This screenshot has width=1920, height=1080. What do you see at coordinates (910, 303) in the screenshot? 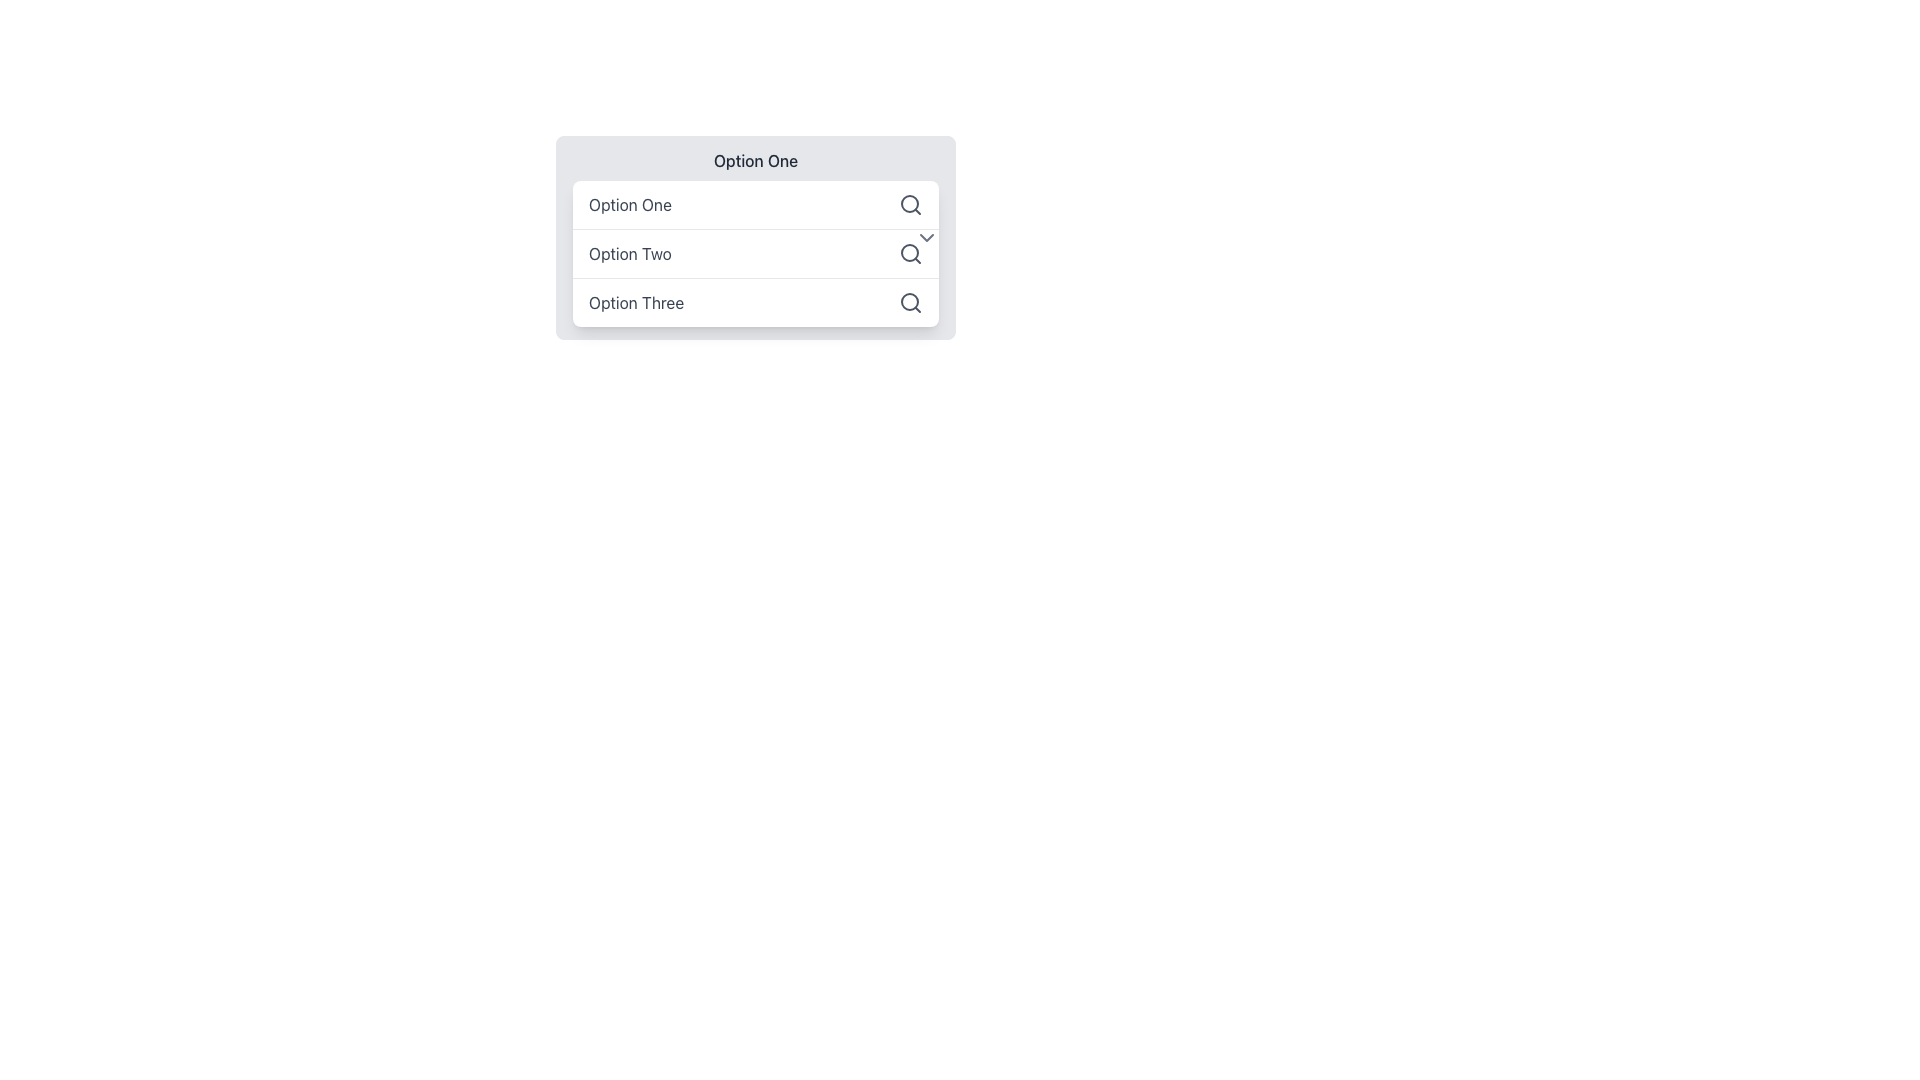
I see `the magnifying glass icon button located at the far-right of the 'Option Three' row in the dropdown interface` at bounding box center [910, 303].